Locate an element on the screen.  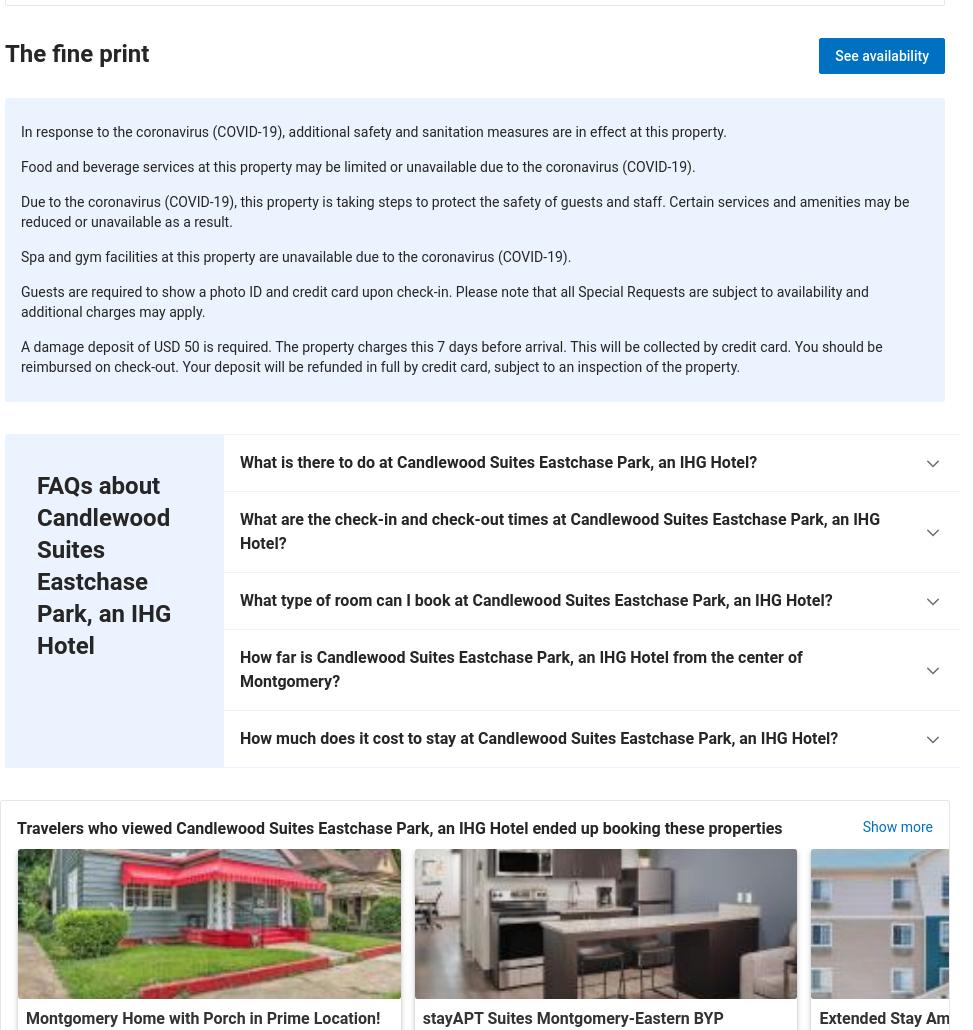
'In response to the coronavirus (COVID-19), additional safety and sanitation measures are in effect at this property.' is located at coordinates (21, 131).